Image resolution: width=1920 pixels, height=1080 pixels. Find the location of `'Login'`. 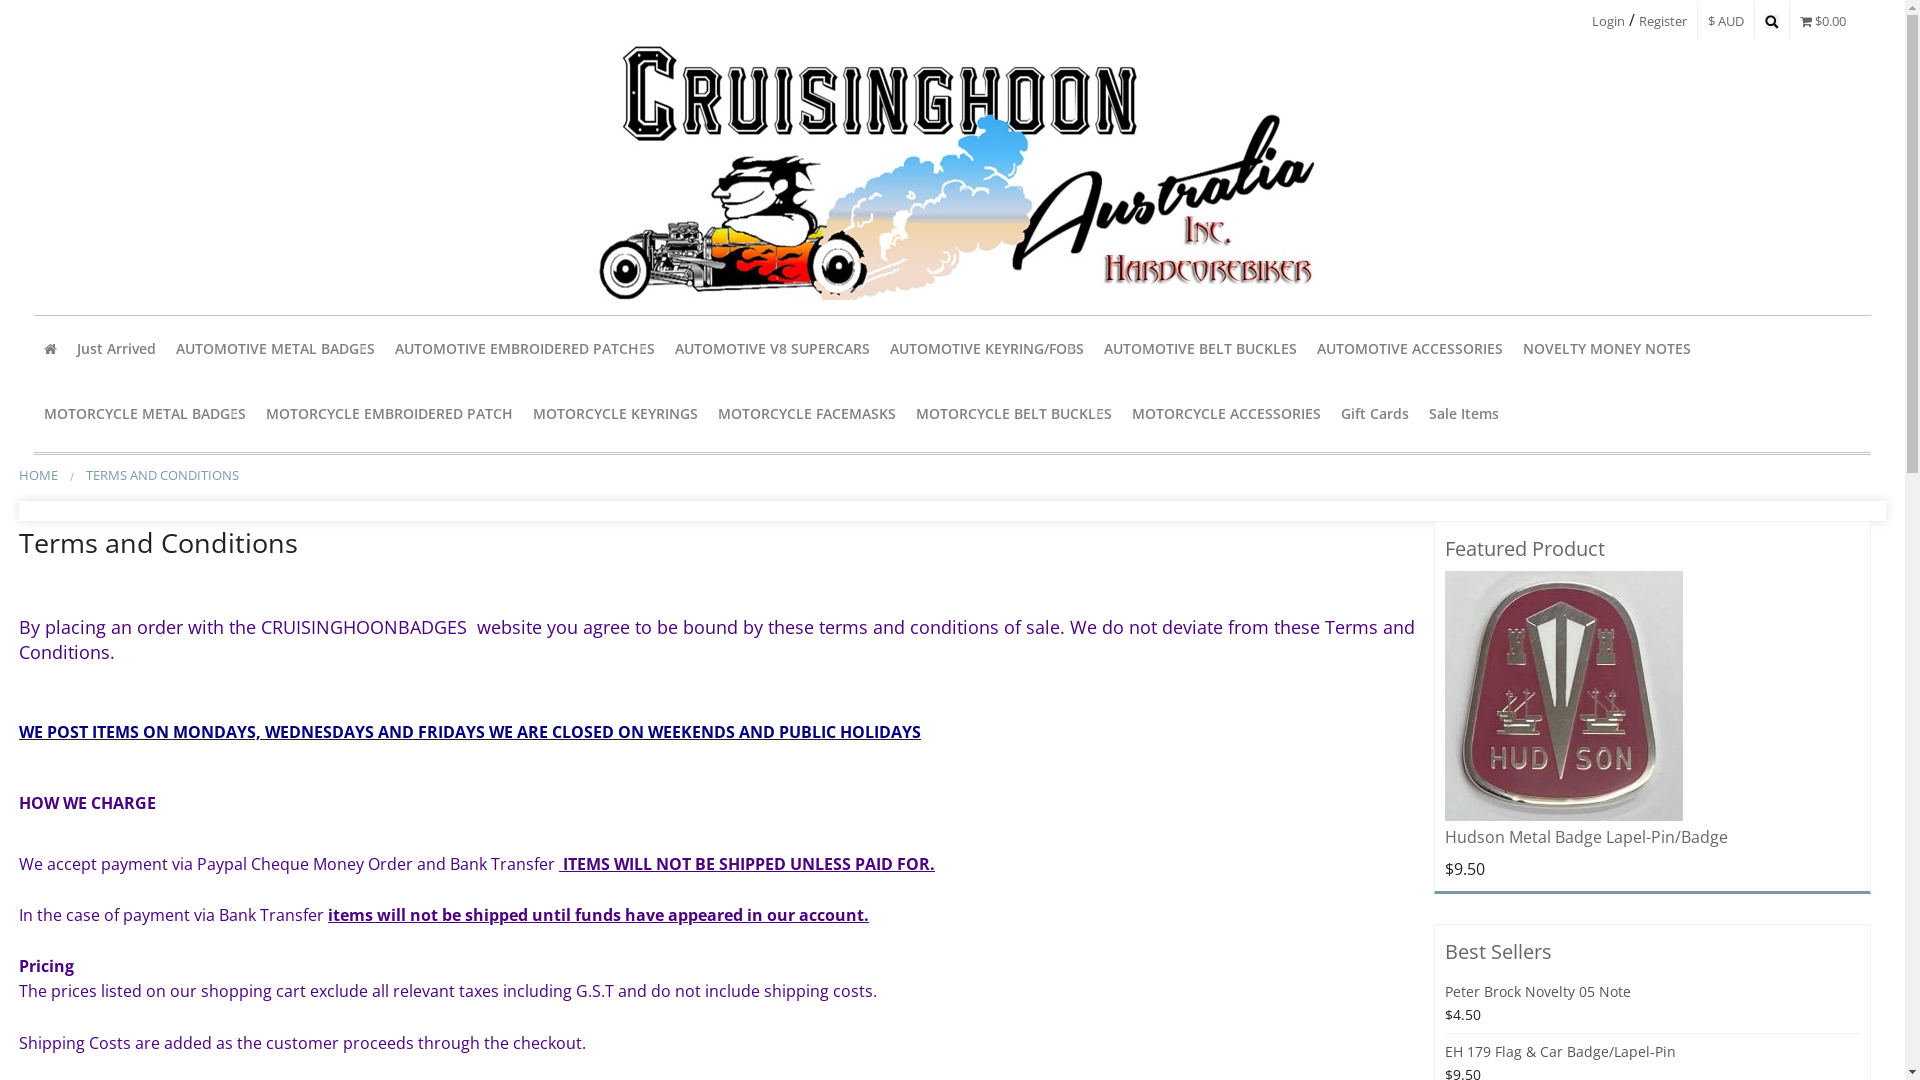

'Login' is located at coordinates (1608, 20).